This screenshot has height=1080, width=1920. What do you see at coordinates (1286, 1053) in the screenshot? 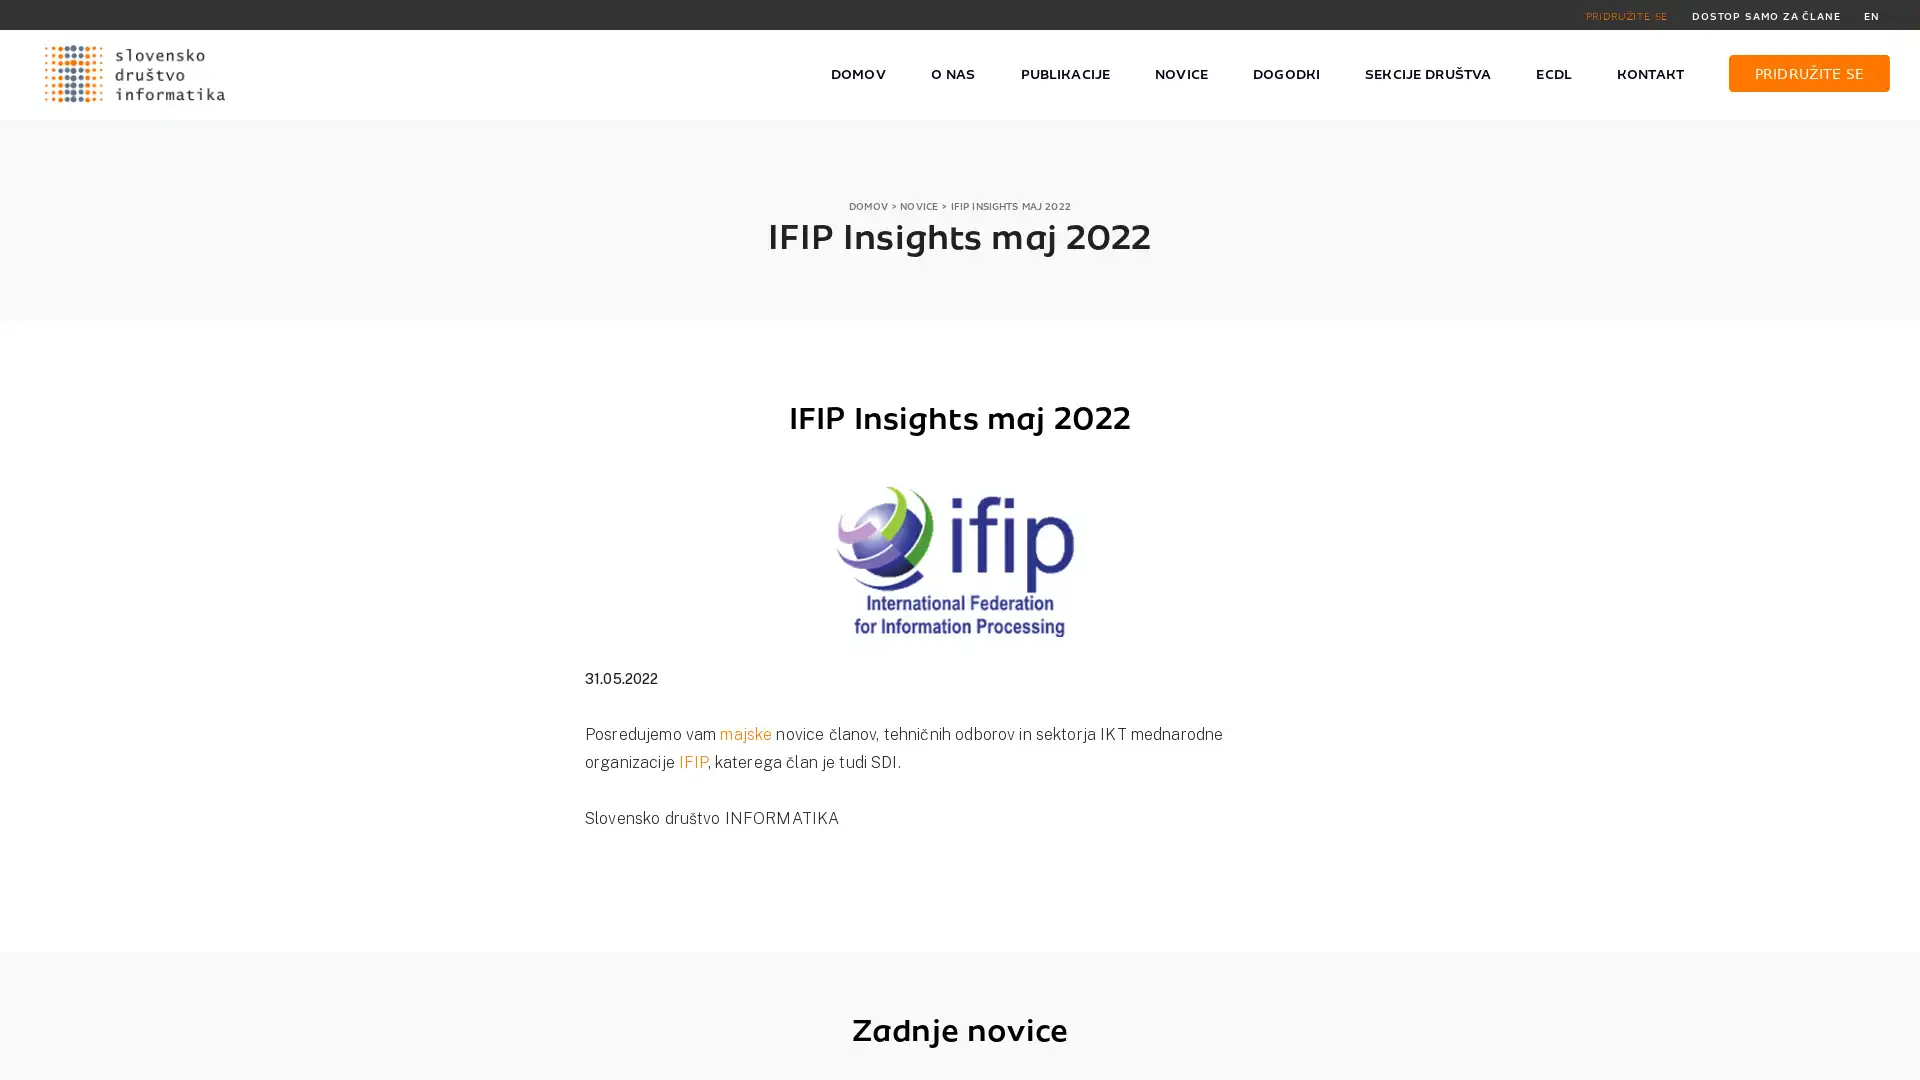
I see `Sprejmi piskotke` at bounding box center [1286, 1053].